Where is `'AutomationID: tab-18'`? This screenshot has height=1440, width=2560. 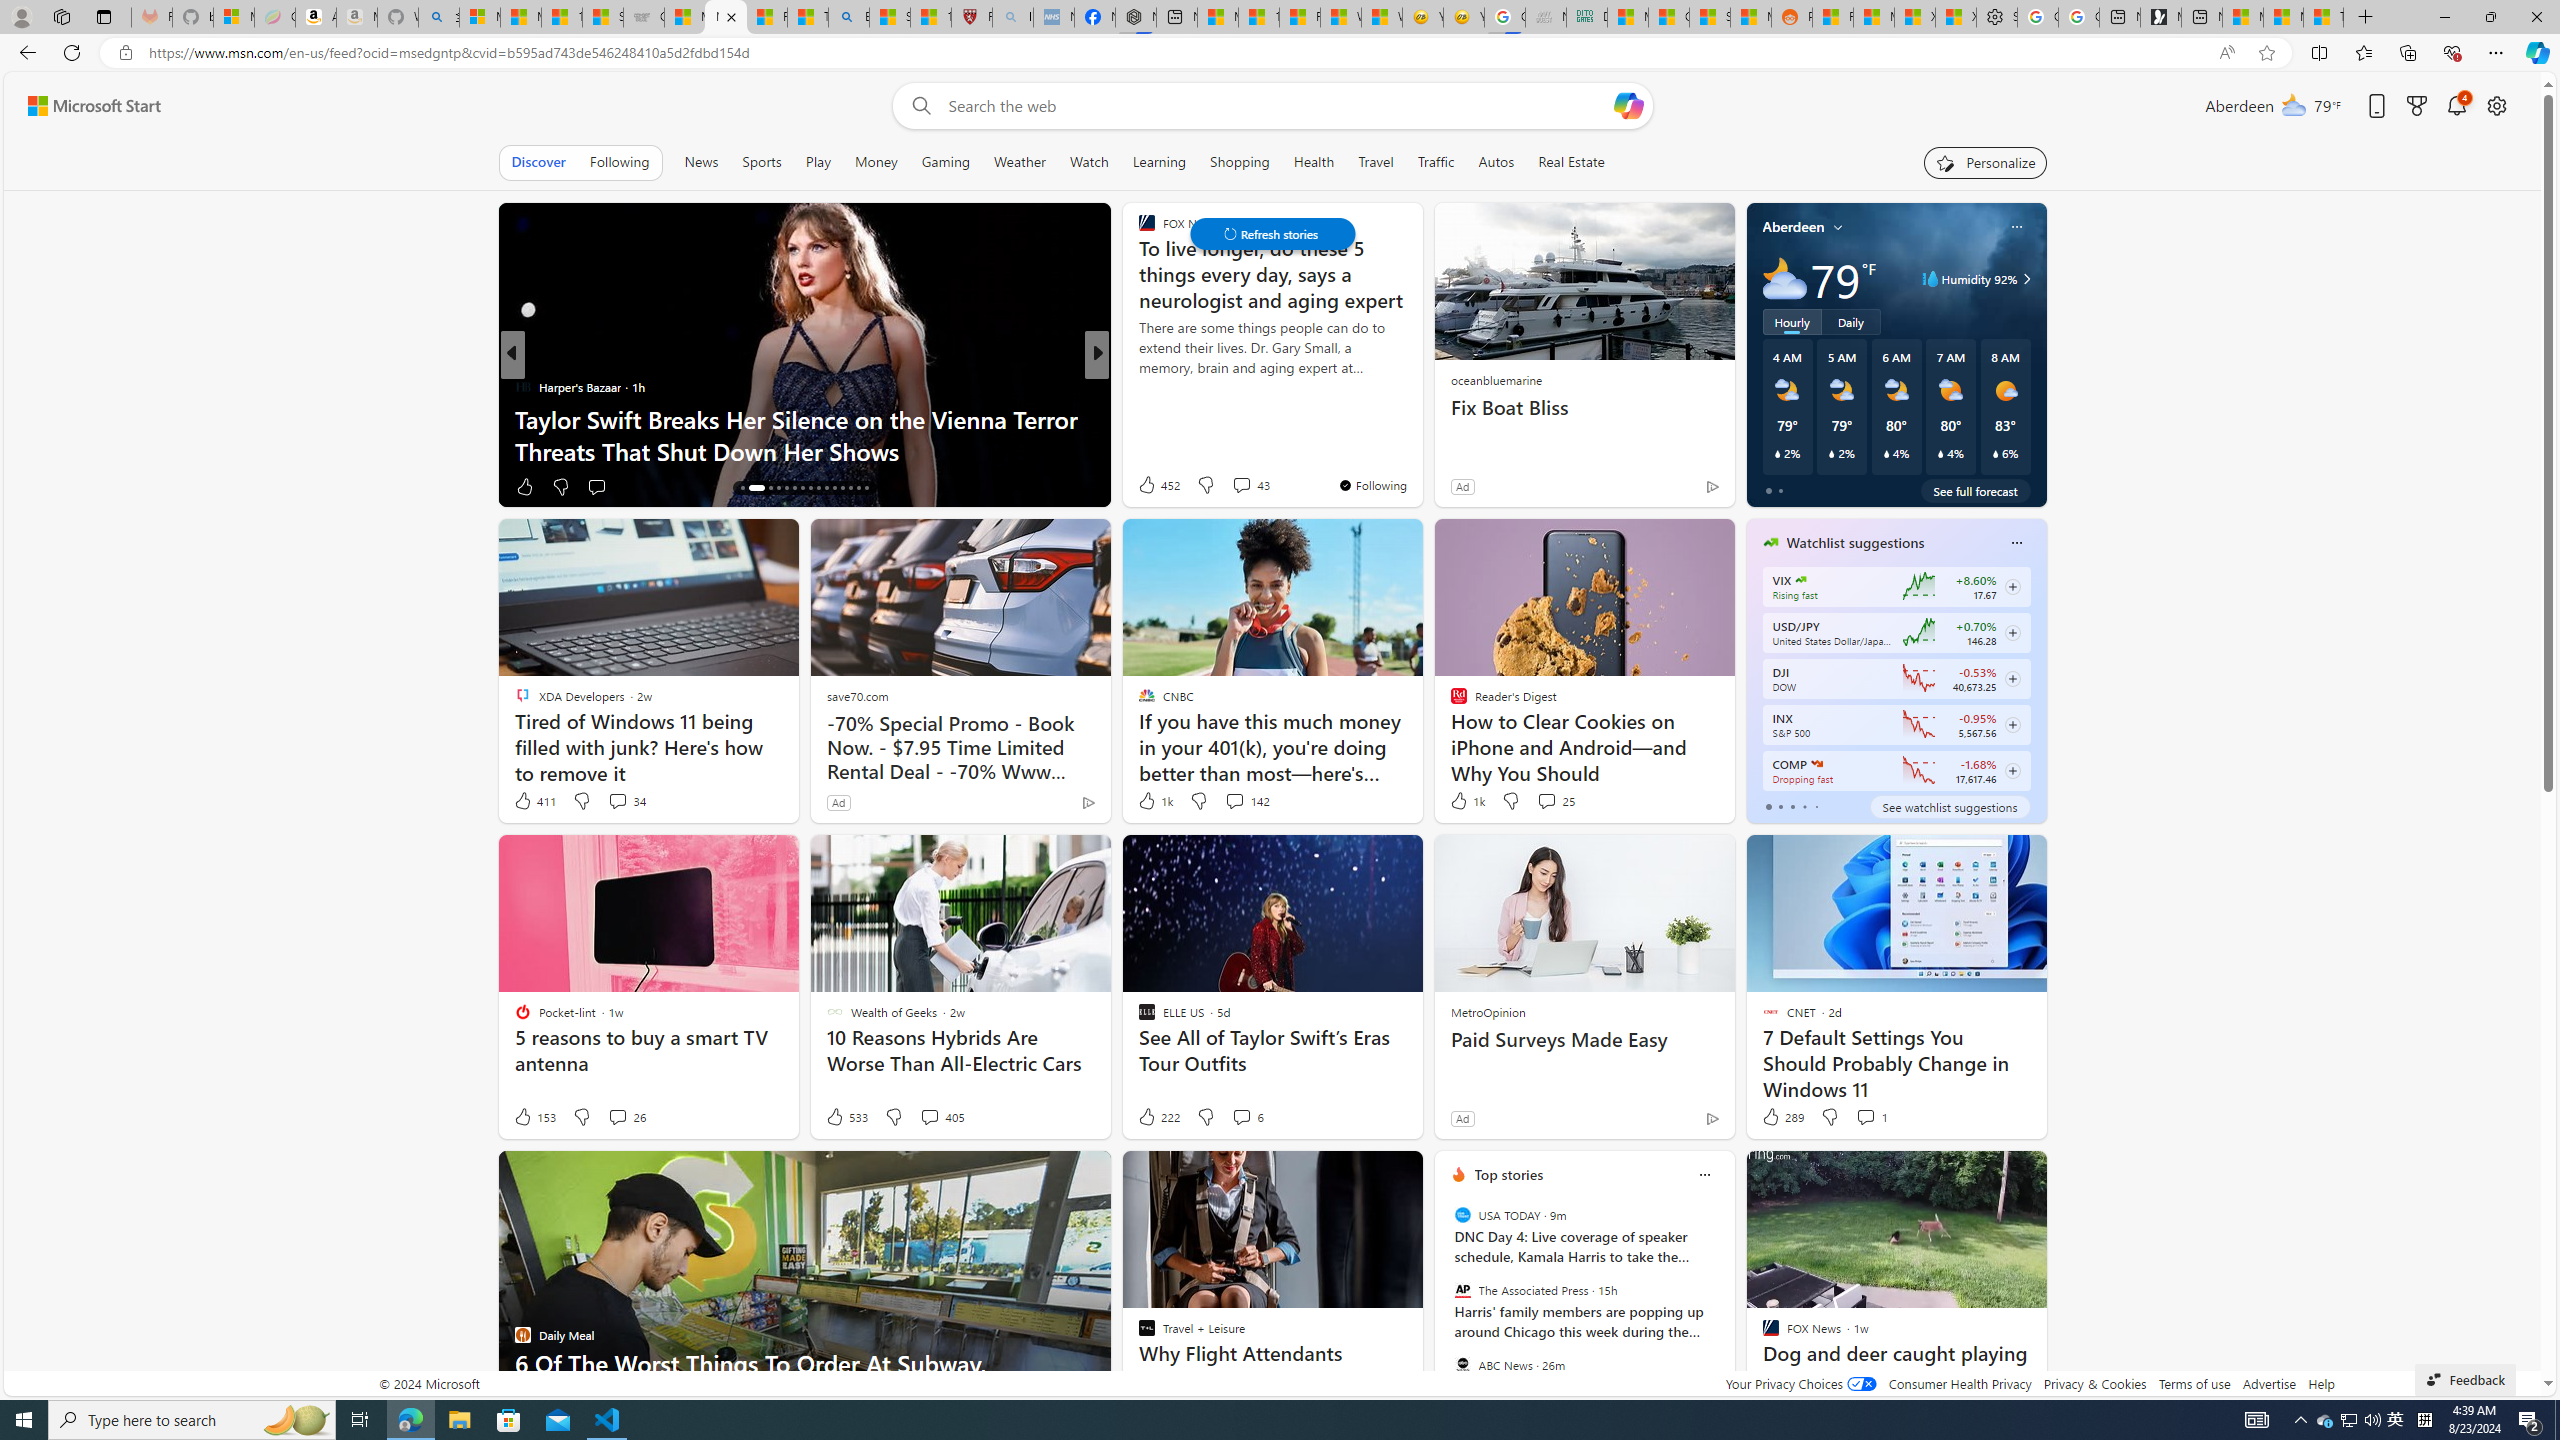 'AutomationID: tab-18' is located at coordinates (766, 487).